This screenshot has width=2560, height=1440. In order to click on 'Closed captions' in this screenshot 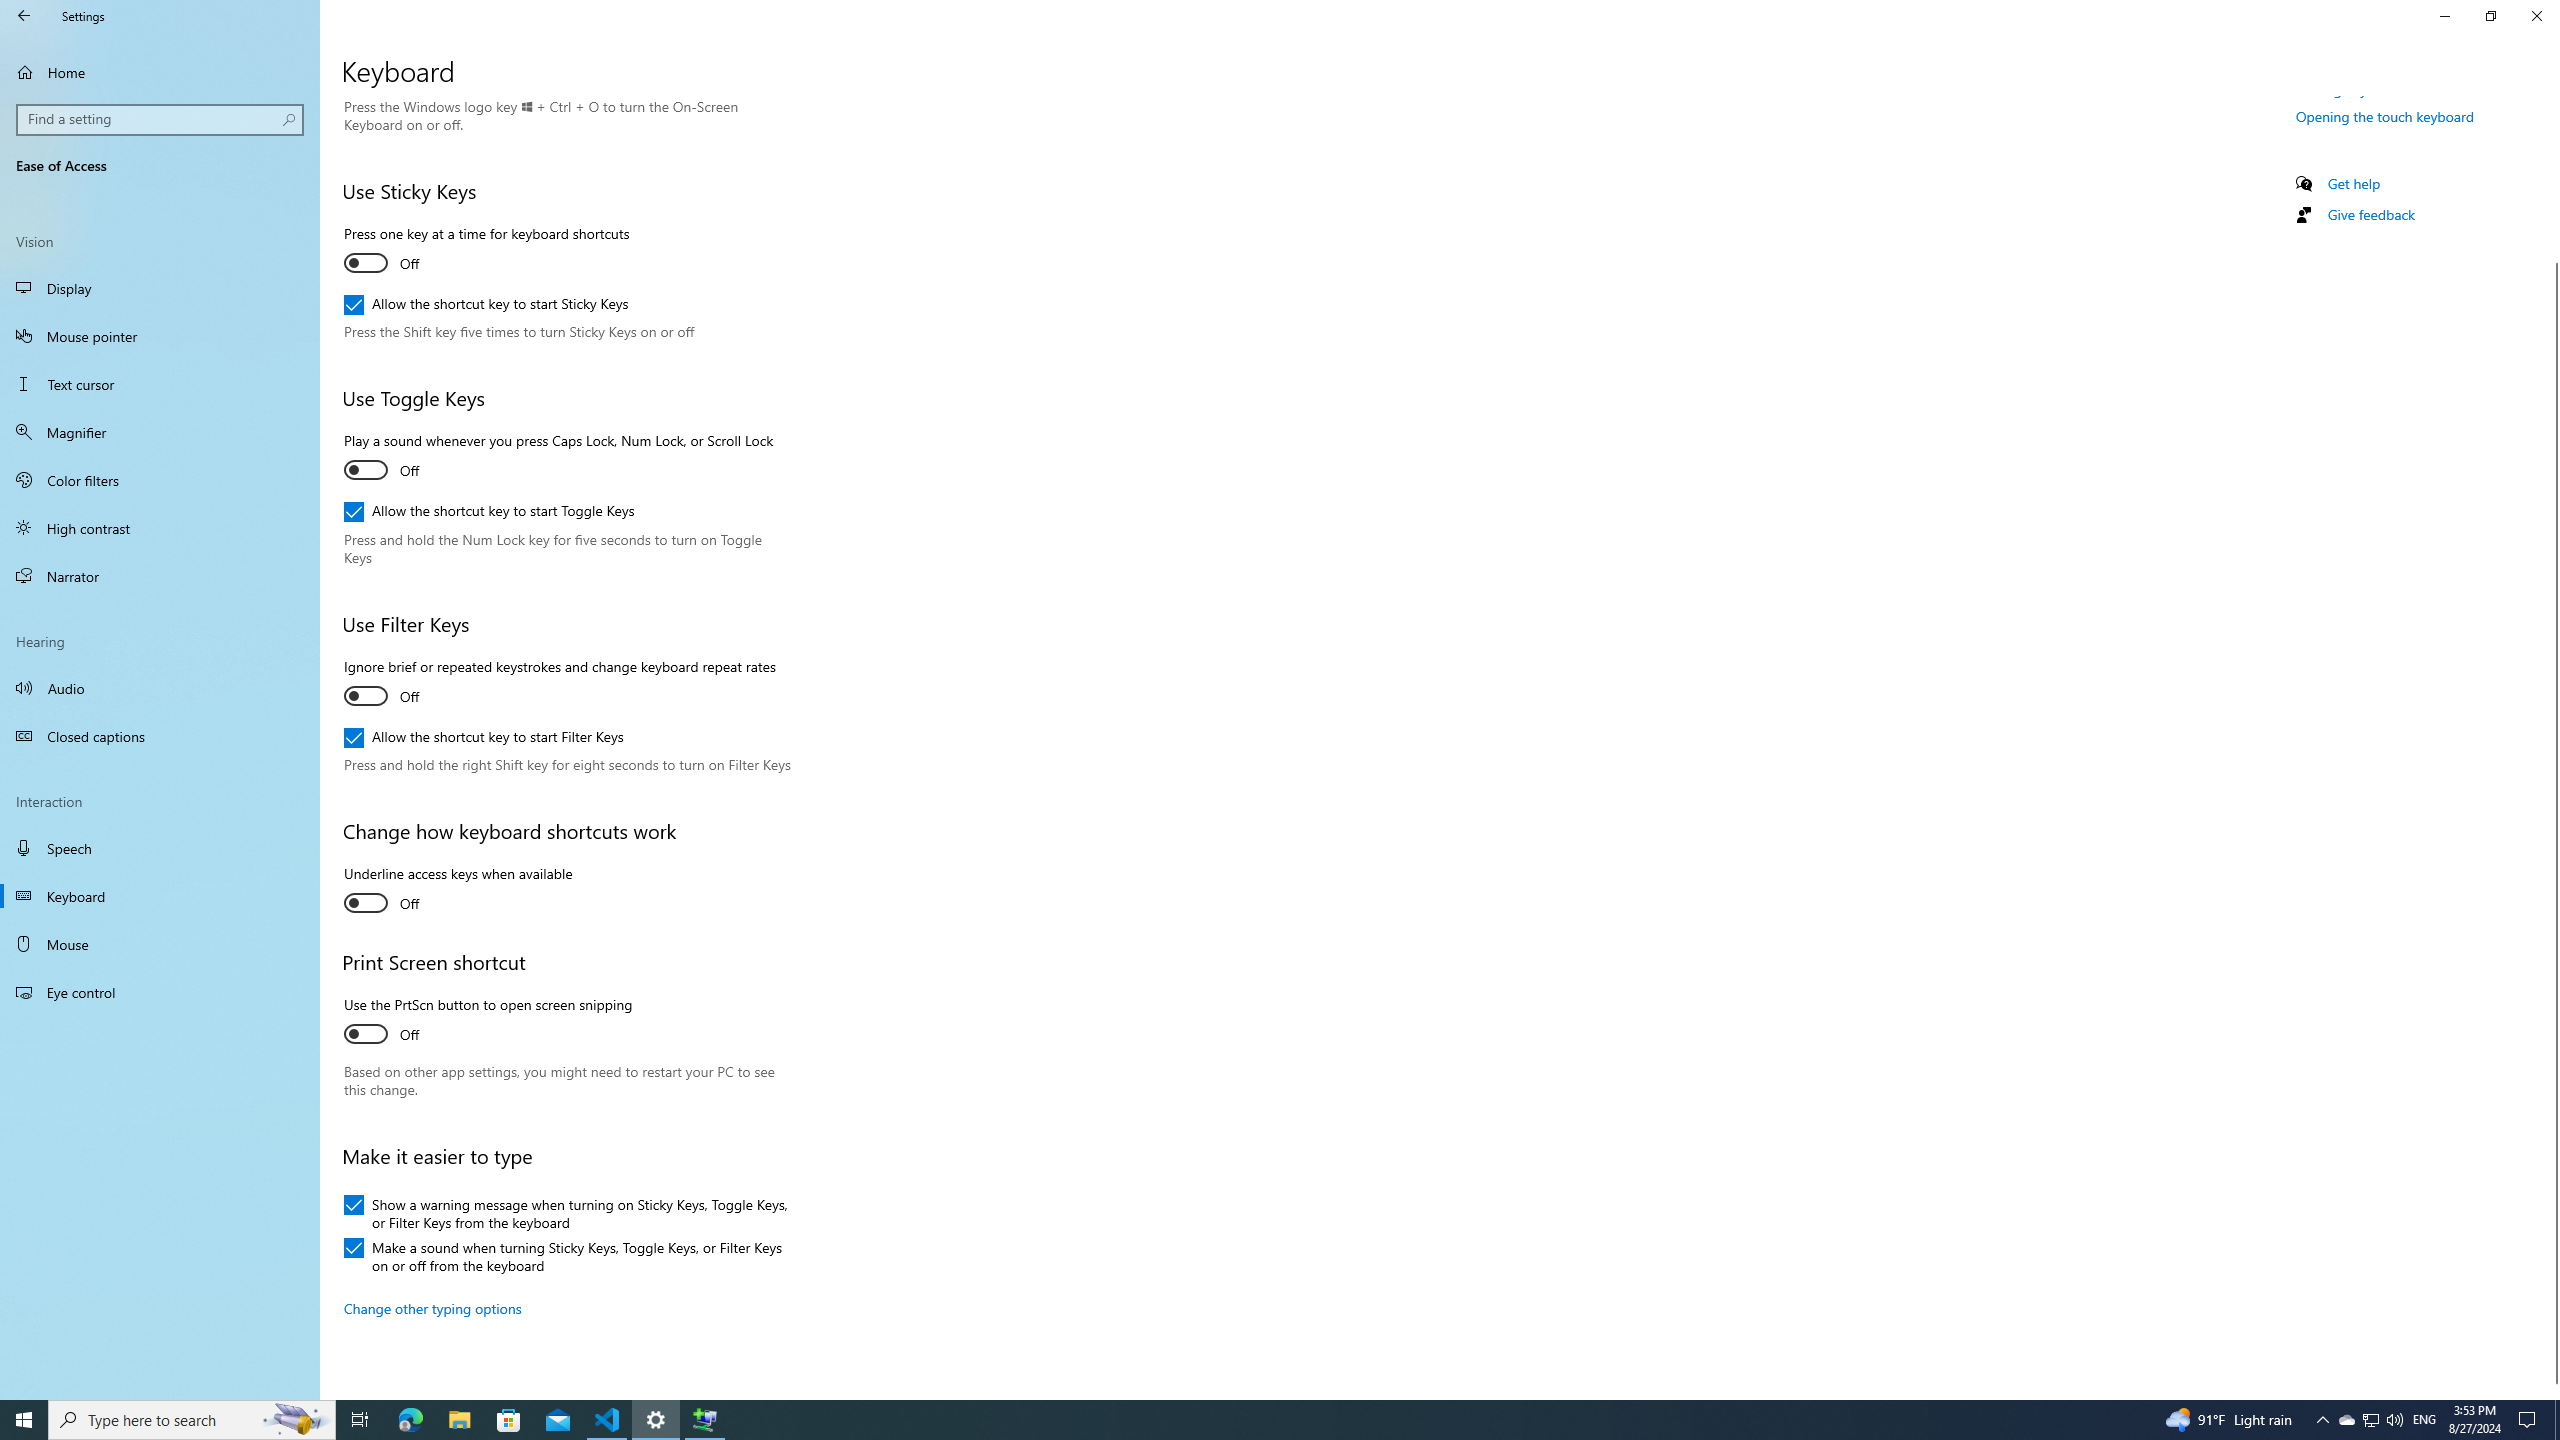, I will do `click(159, 735)`.